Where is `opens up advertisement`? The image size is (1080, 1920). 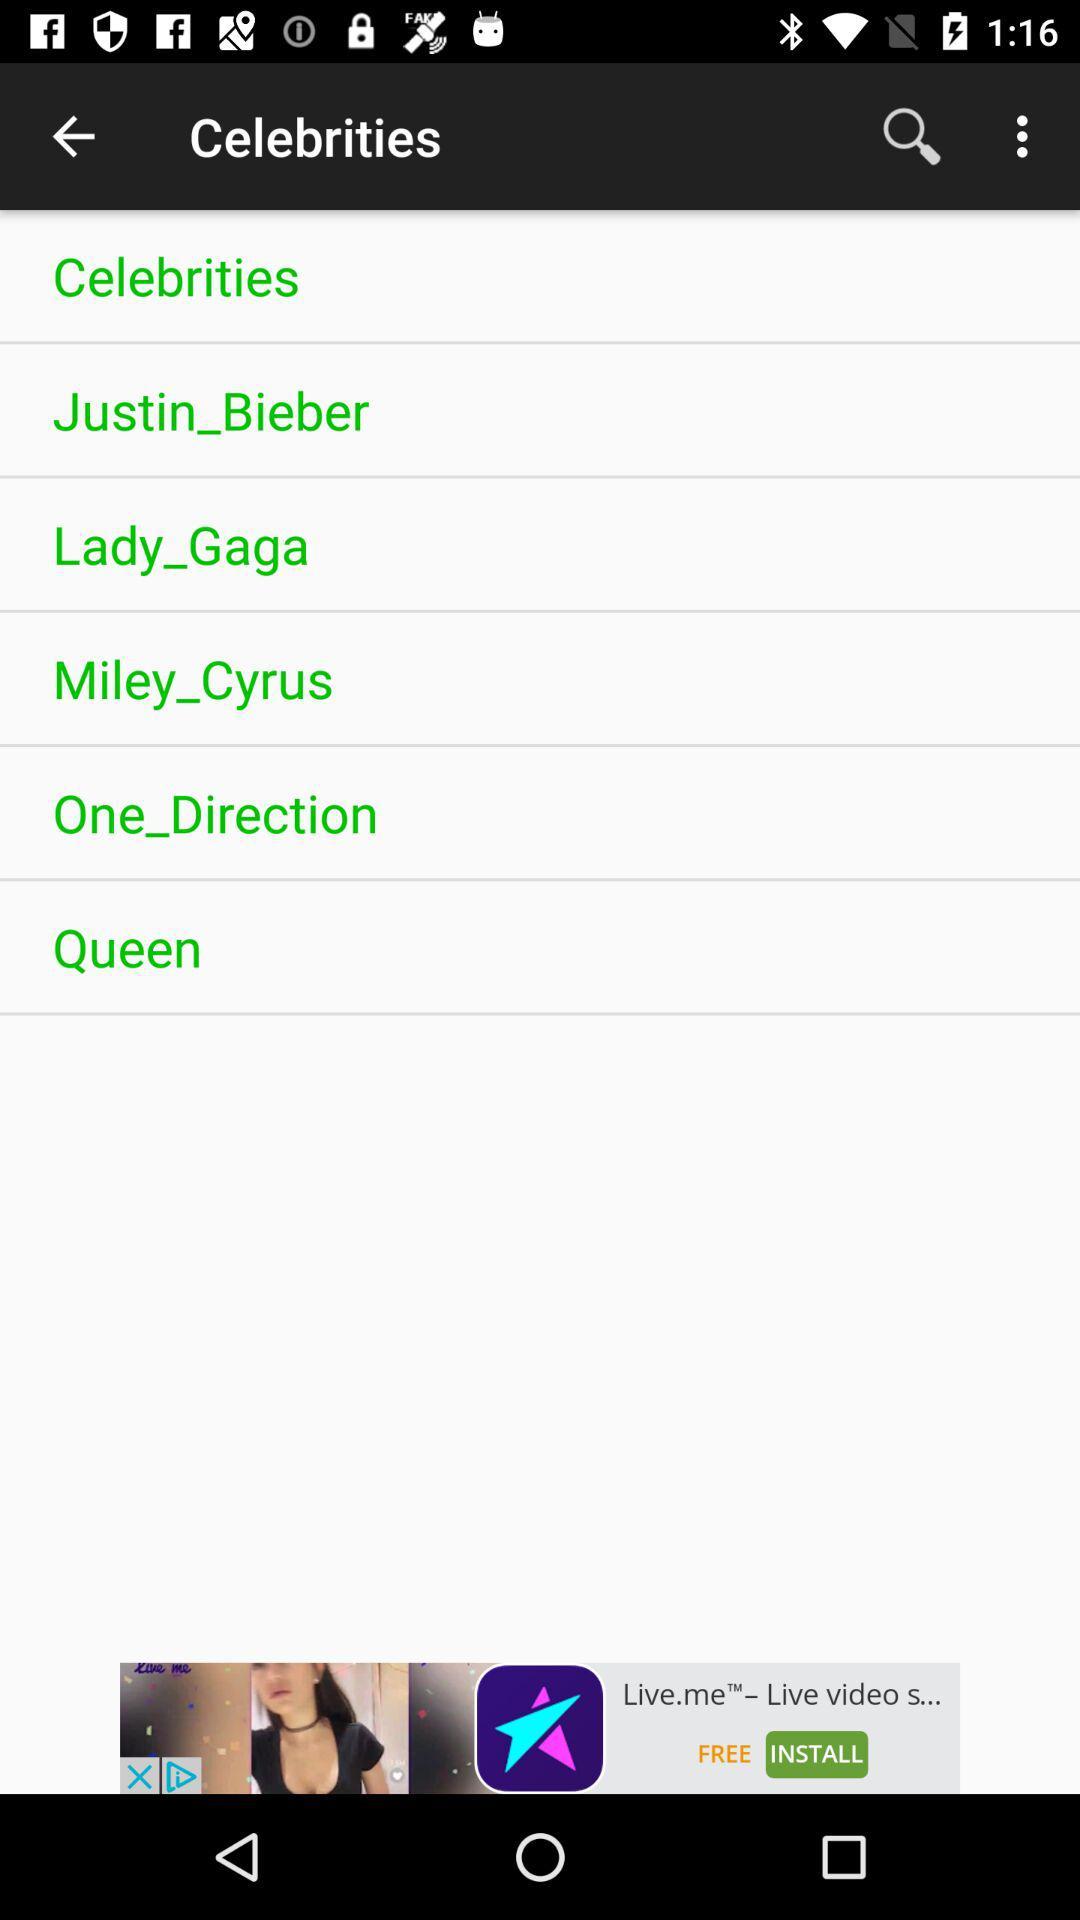
opens up advertisement is located at coordinates (540, 1727).